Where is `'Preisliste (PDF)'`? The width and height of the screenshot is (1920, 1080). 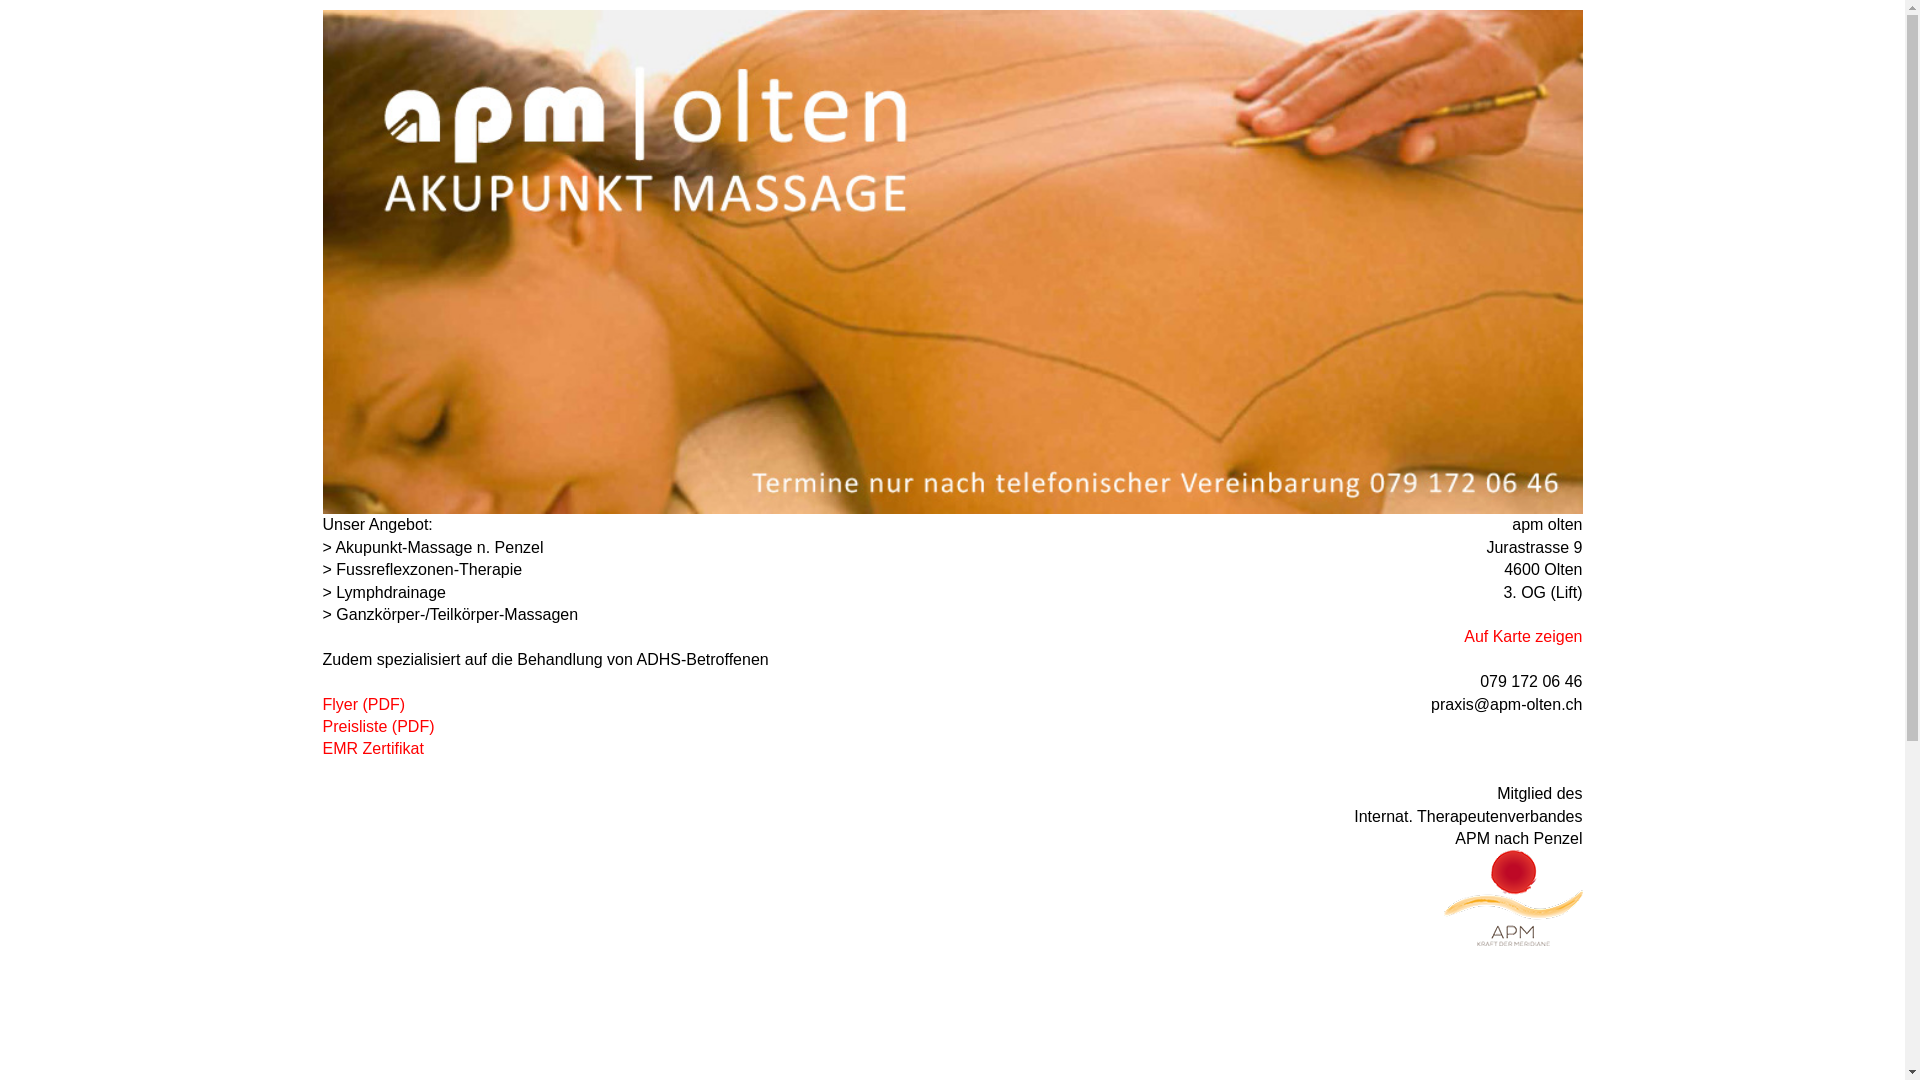
'Preisliste (PDF)' is located at coordinates (321, 726).